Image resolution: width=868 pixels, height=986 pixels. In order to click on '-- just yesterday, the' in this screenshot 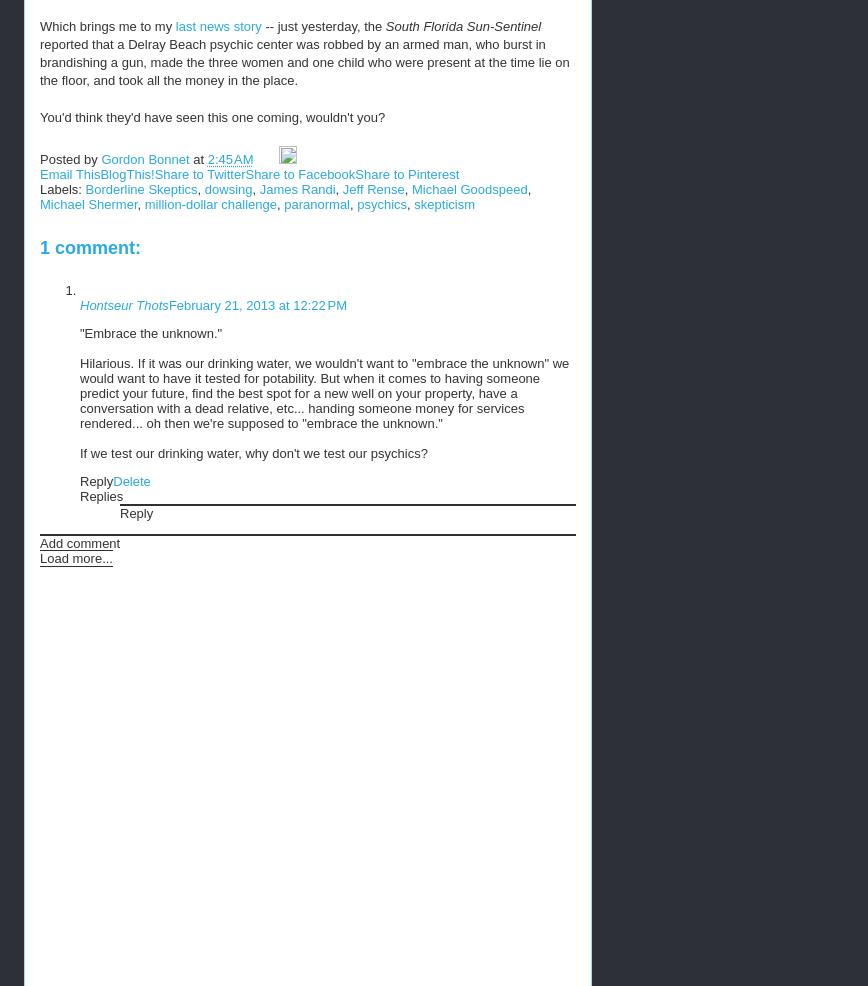, I will do `click(322, 24)`.